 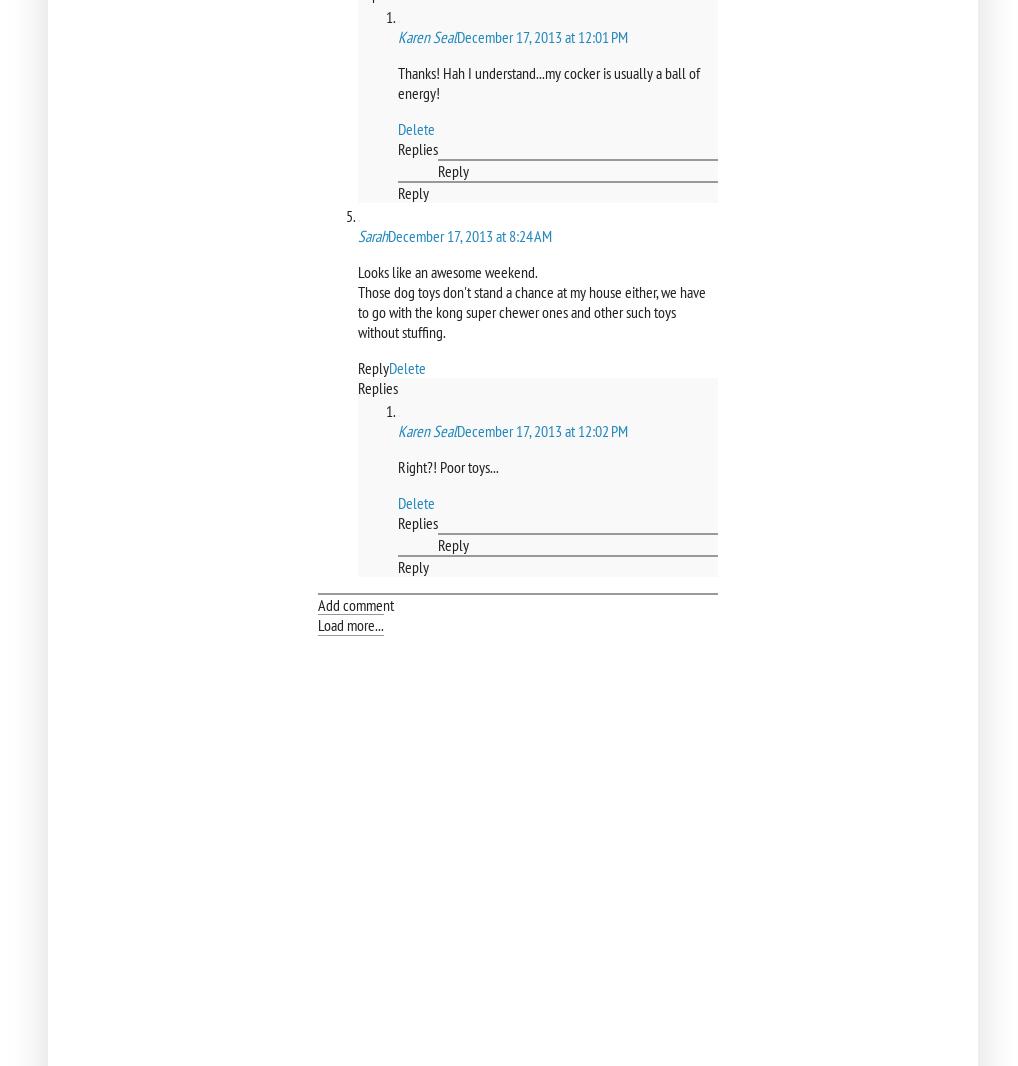 What do you see at coordinates (358, 312) in the screenshot?
I see `'Those dog toys don't stand a chance at my house either, we have to go with the kong super chewer ones and other such toys without stuffing.'` at bounding box center [358, 312].